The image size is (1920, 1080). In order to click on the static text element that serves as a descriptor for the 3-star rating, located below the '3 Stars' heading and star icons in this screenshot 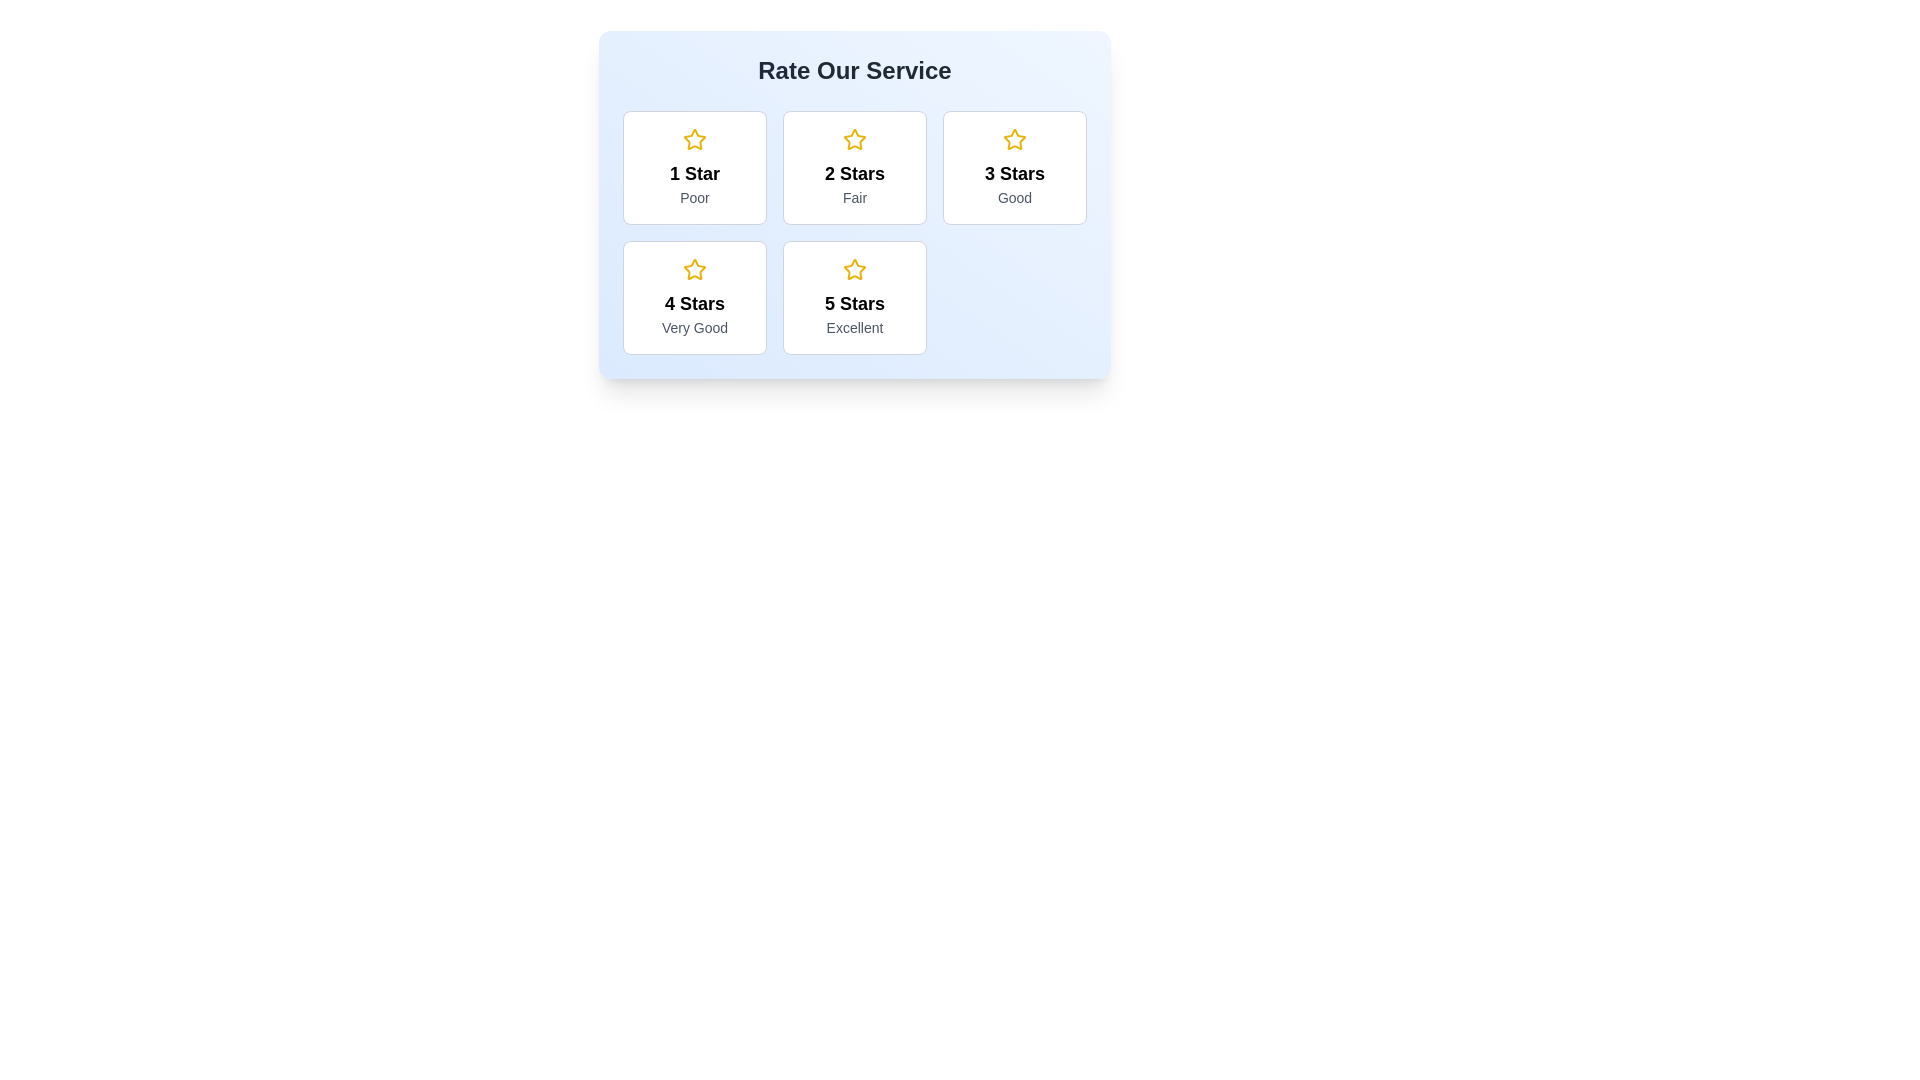, I will do `click(1014, 197)`.